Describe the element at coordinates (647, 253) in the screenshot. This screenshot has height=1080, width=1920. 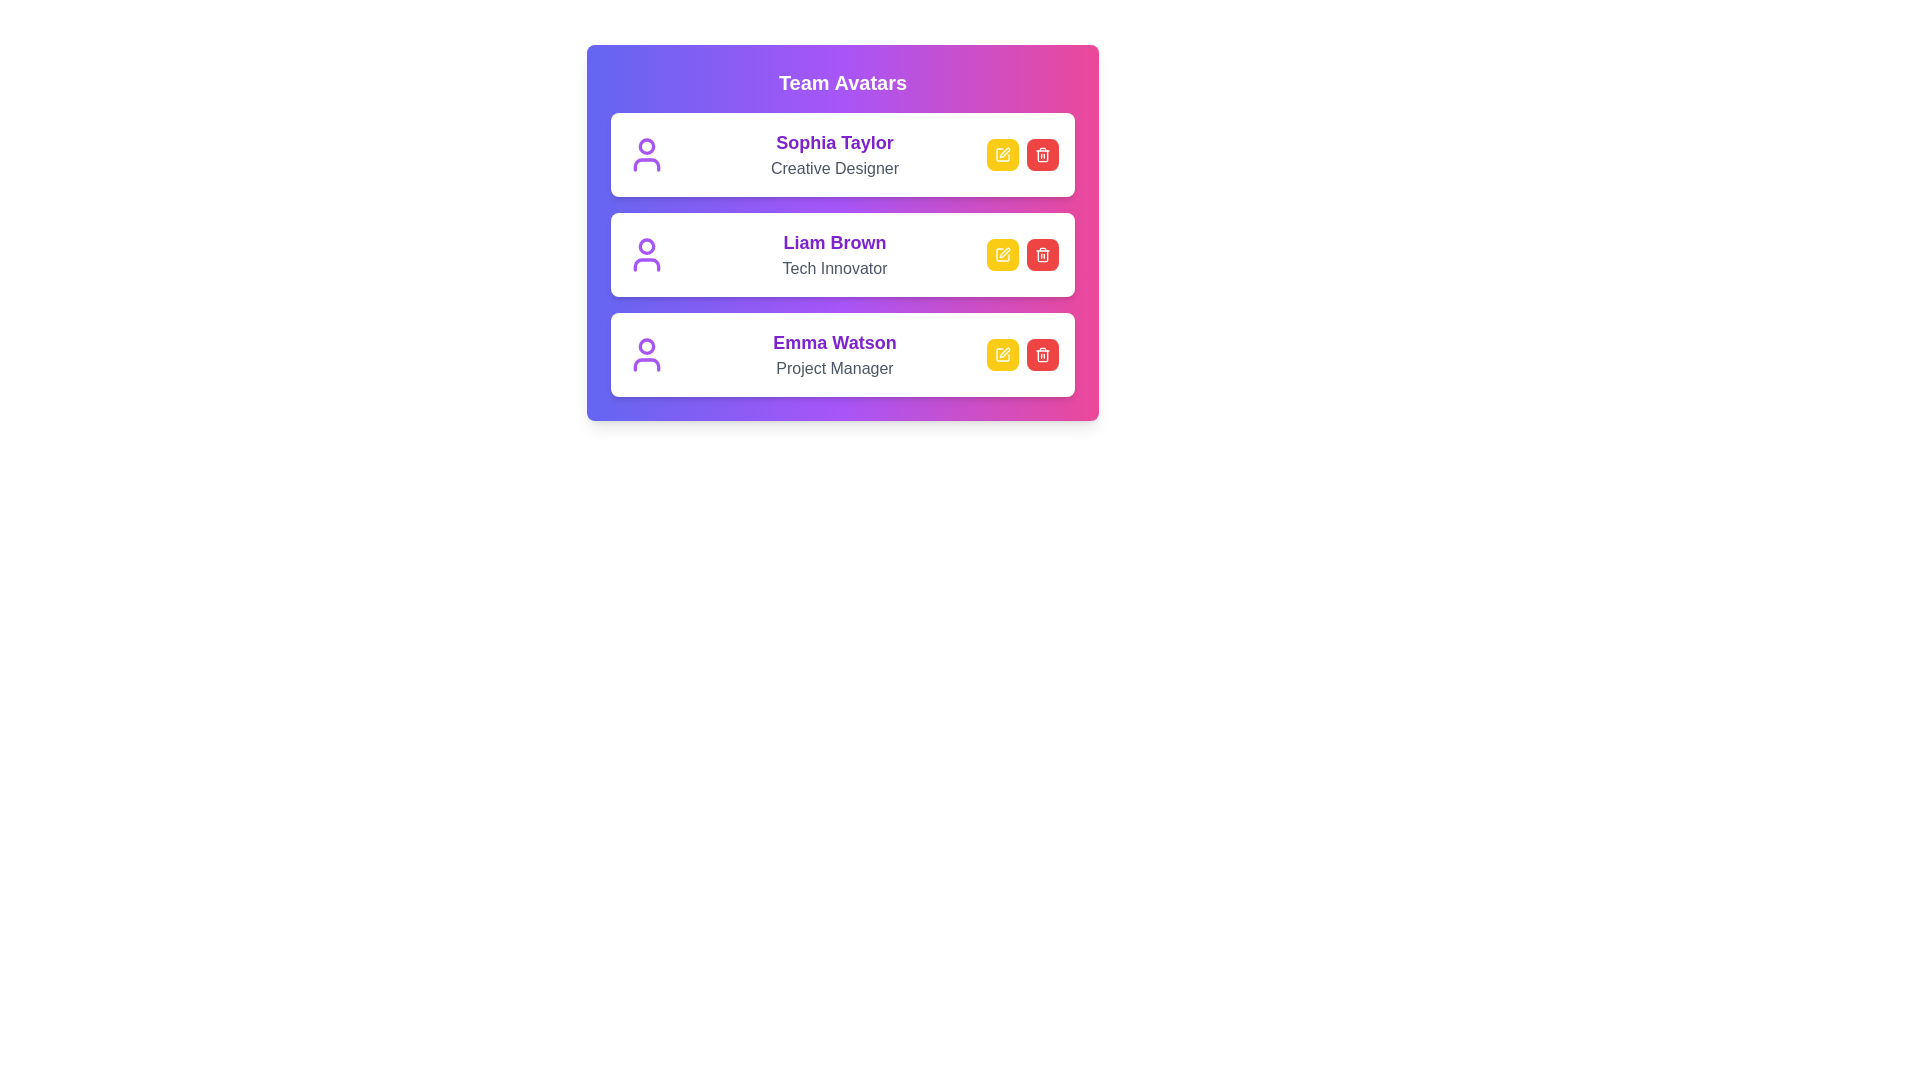
I see `the avatar icon representing user information in the 'Liam Brown, Tech Innovator' card, located to the left of the textual details` at that location.